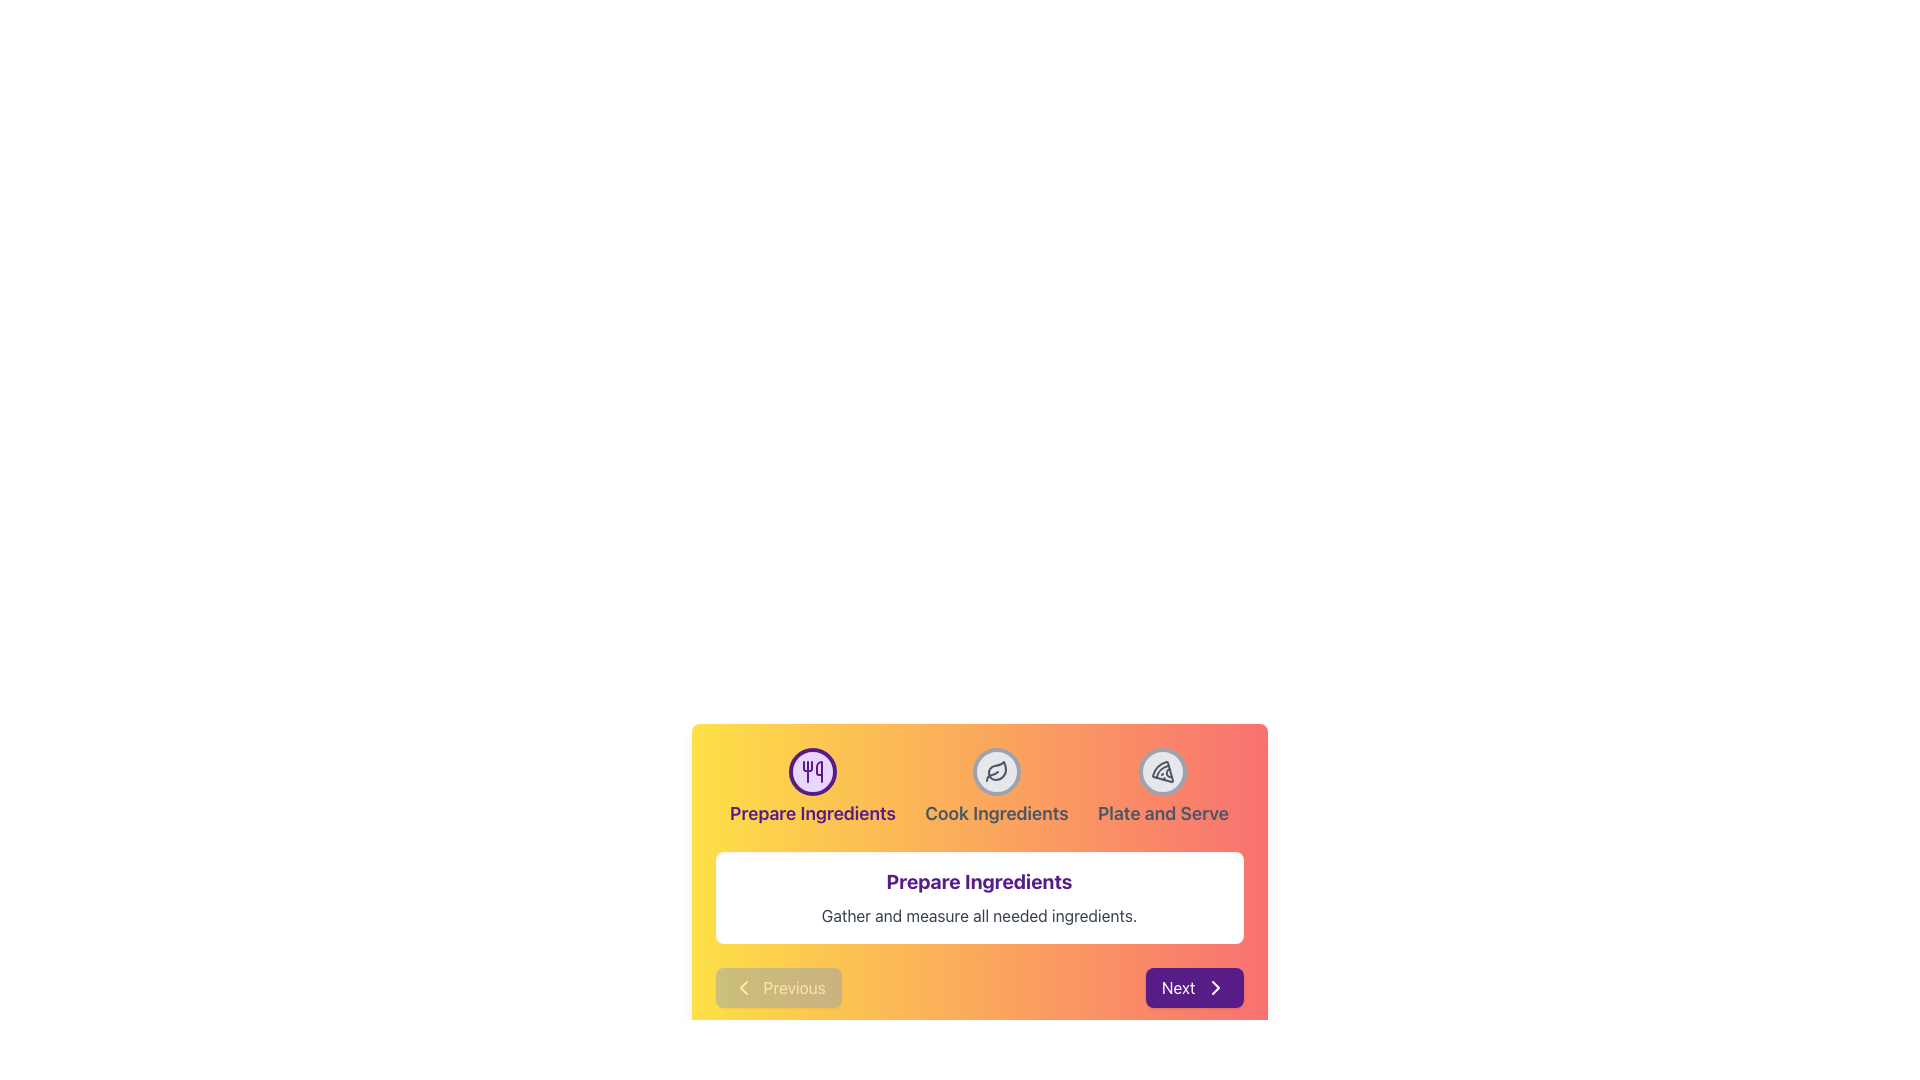  What do you see at coordinates (1214, 986) in the screenshot?
I see `the small outlined arrow icon inside the 'Next' button located in the bottom-right corner of the interface` at bounding box center [1214, 986].